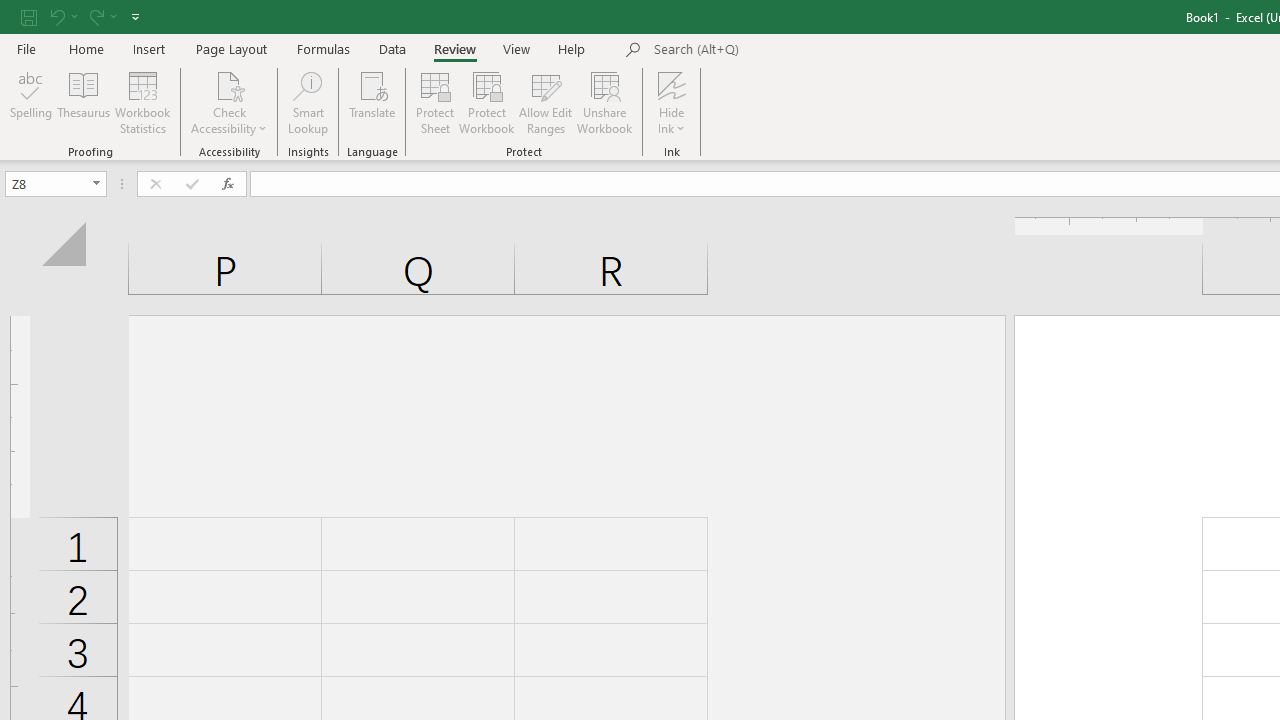 The image size is (1280, 720). What do you see at coordinates (434, 103) in the screenshot?
I see `'Protect Sheet...'` at bounding box center [434, 103].